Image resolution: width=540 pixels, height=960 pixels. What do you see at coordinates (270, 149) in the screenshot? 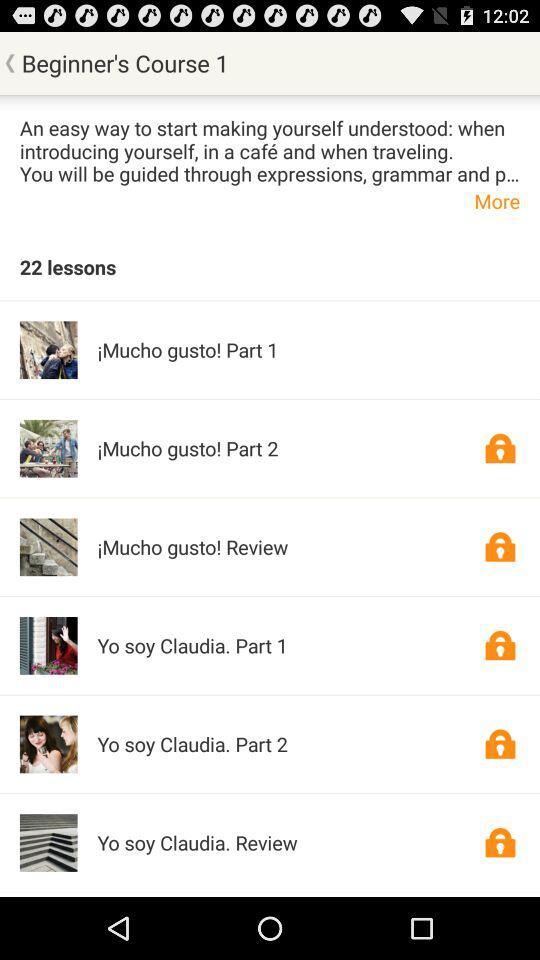
I see `icon below the beginner s course app` at bounding box center [270, 149].